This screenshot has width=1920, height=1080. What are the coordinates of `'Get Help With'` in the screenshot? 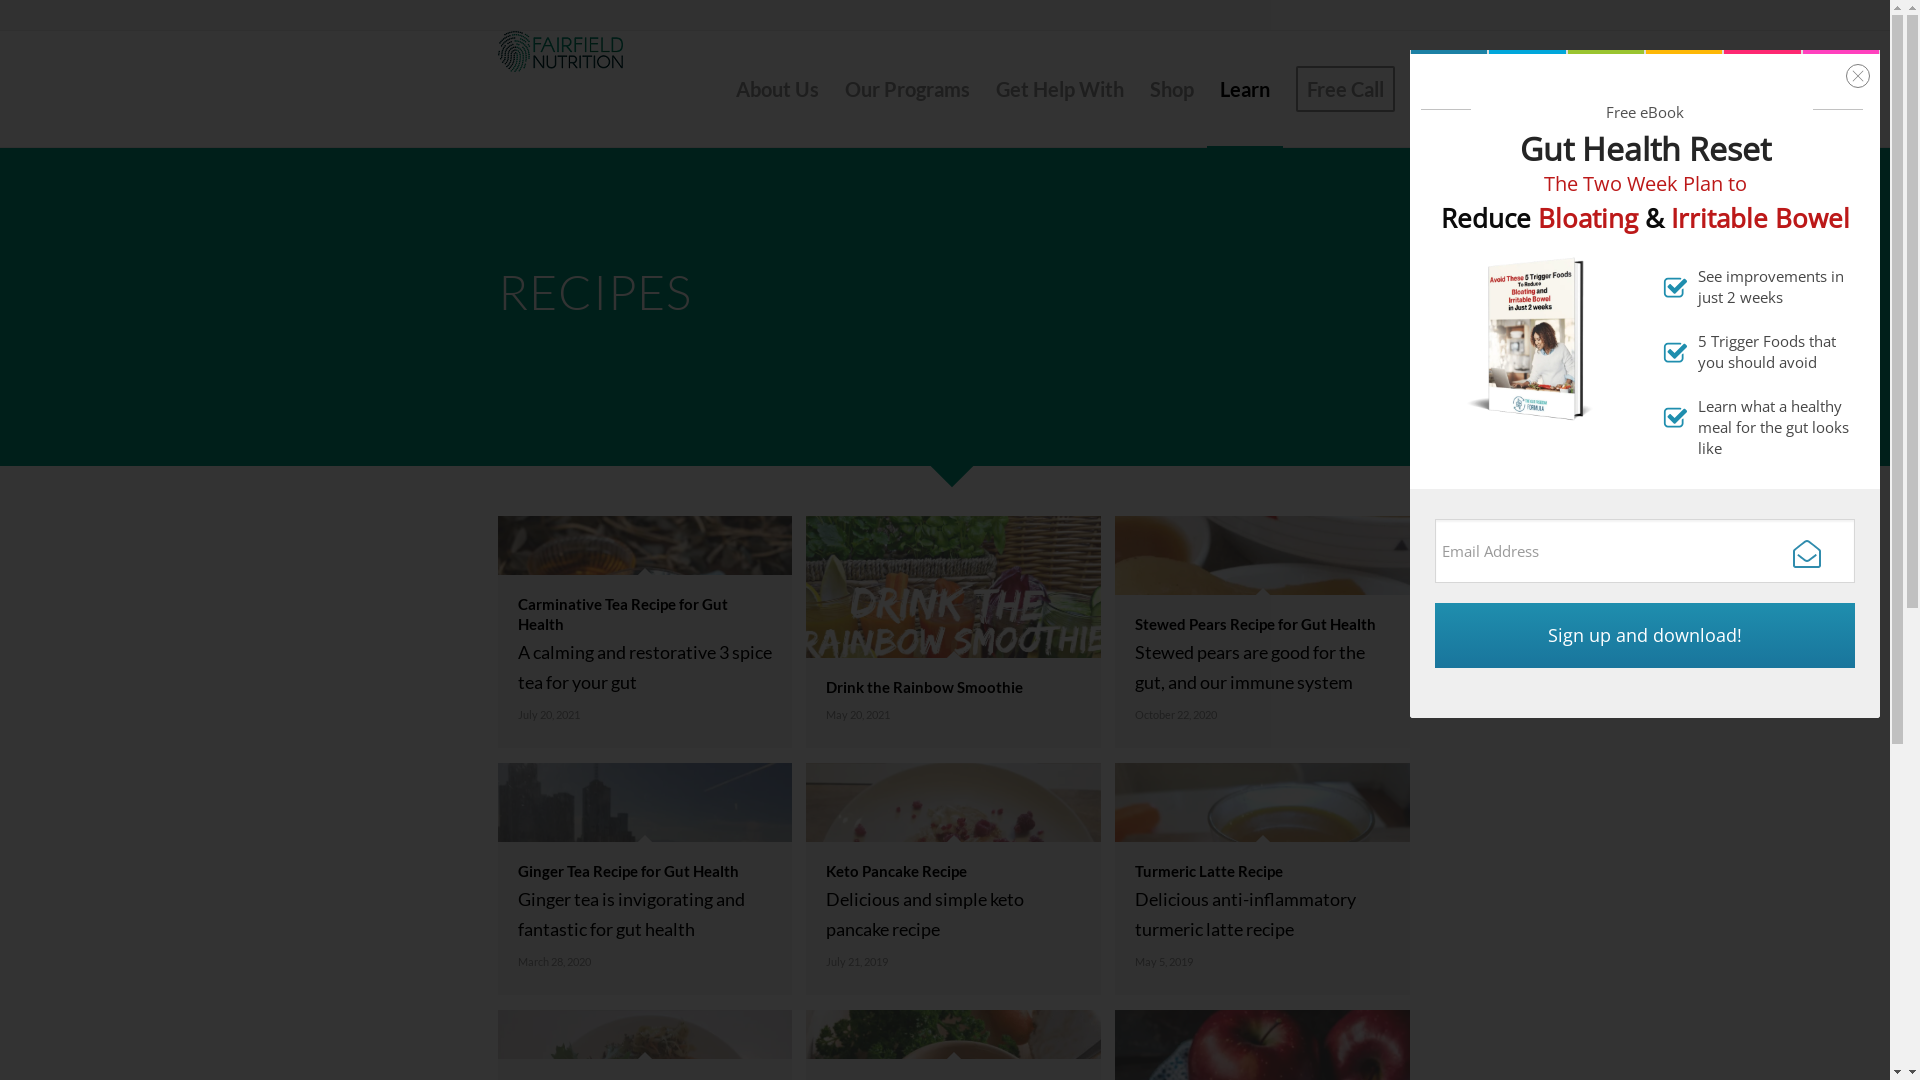 It's located at (982, 87).